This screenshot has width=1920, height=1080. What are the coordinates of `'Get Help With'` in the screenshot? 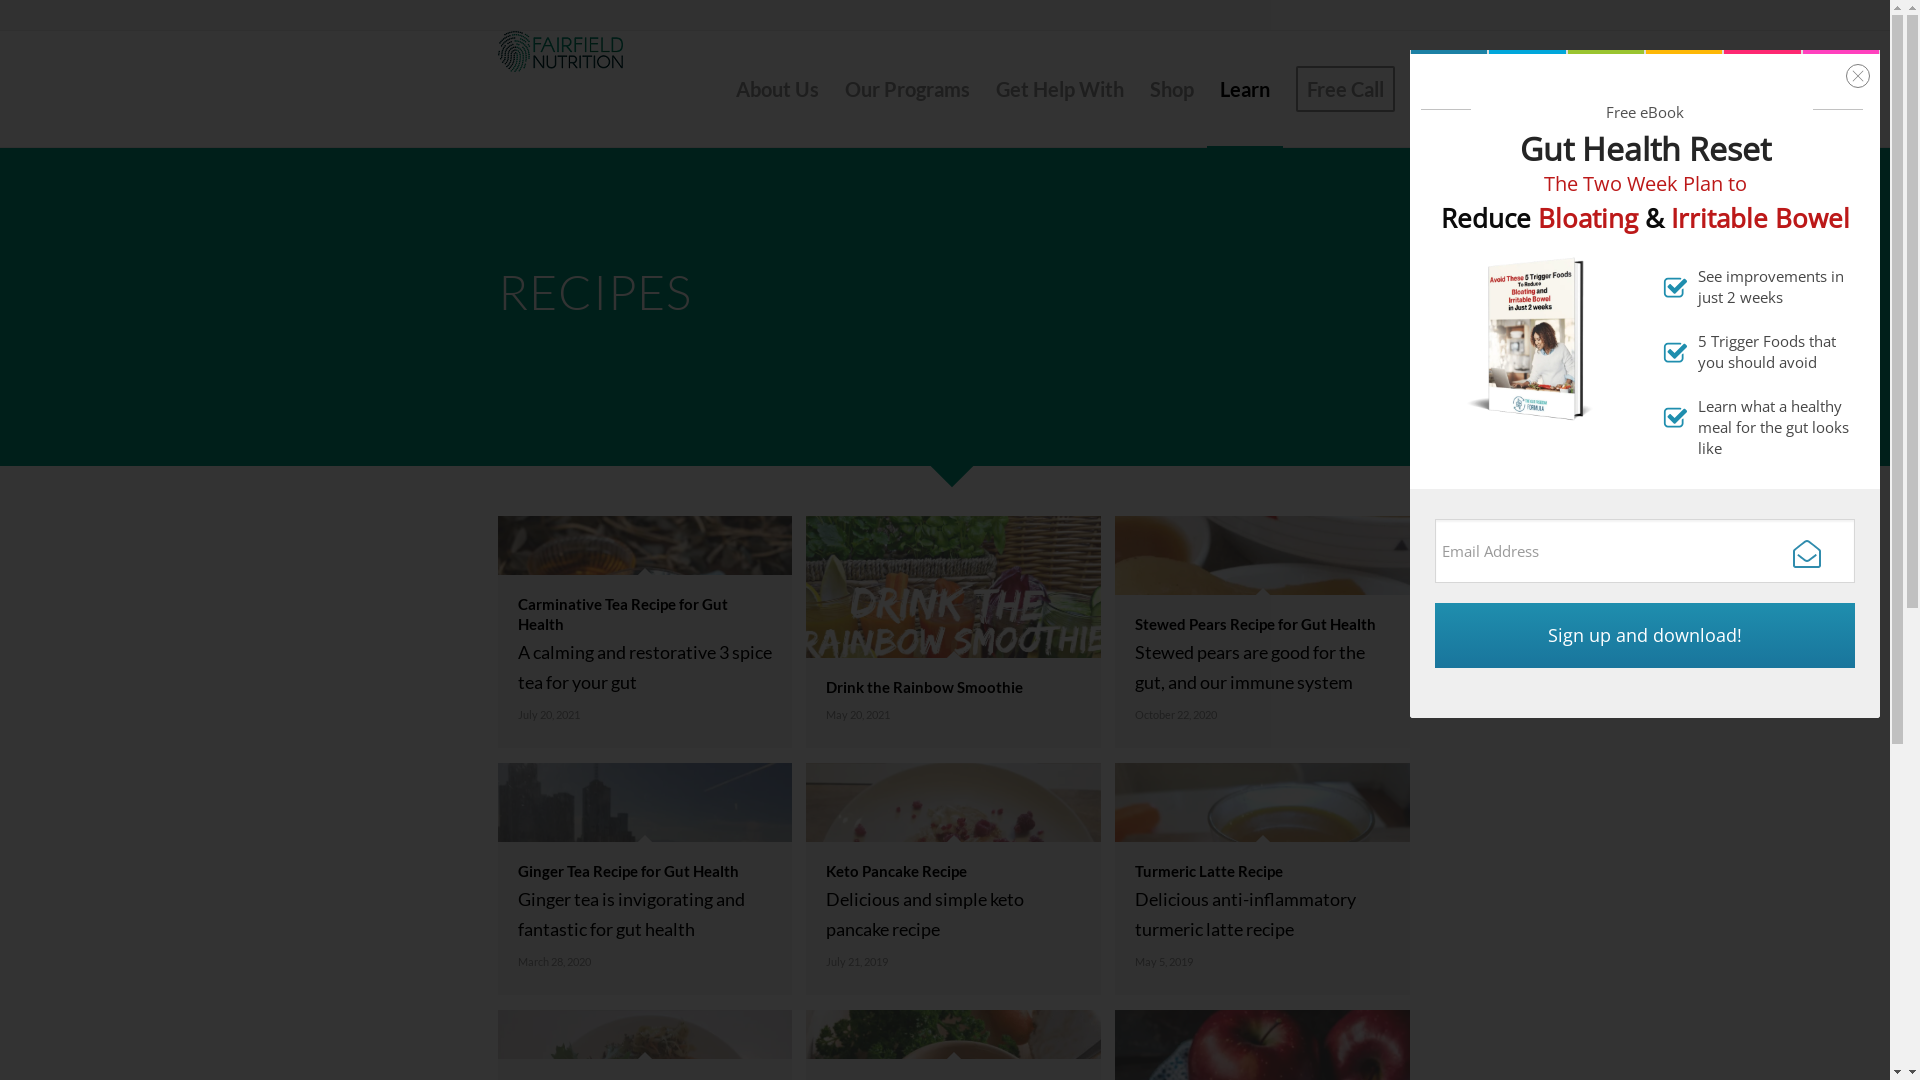 It's located at (982, 87).